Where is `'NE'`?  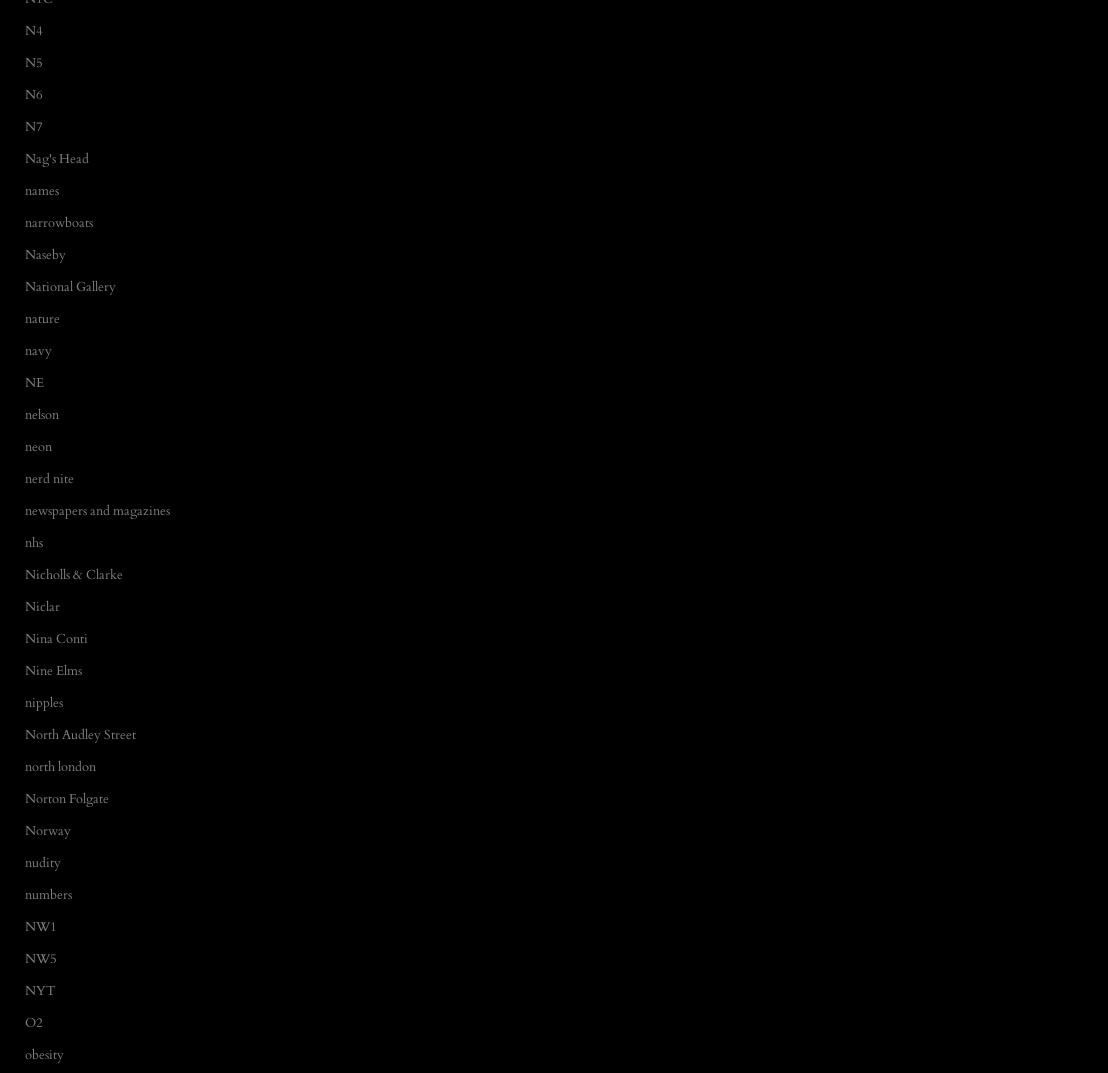 'NE' is located at coordinates (34, 380).